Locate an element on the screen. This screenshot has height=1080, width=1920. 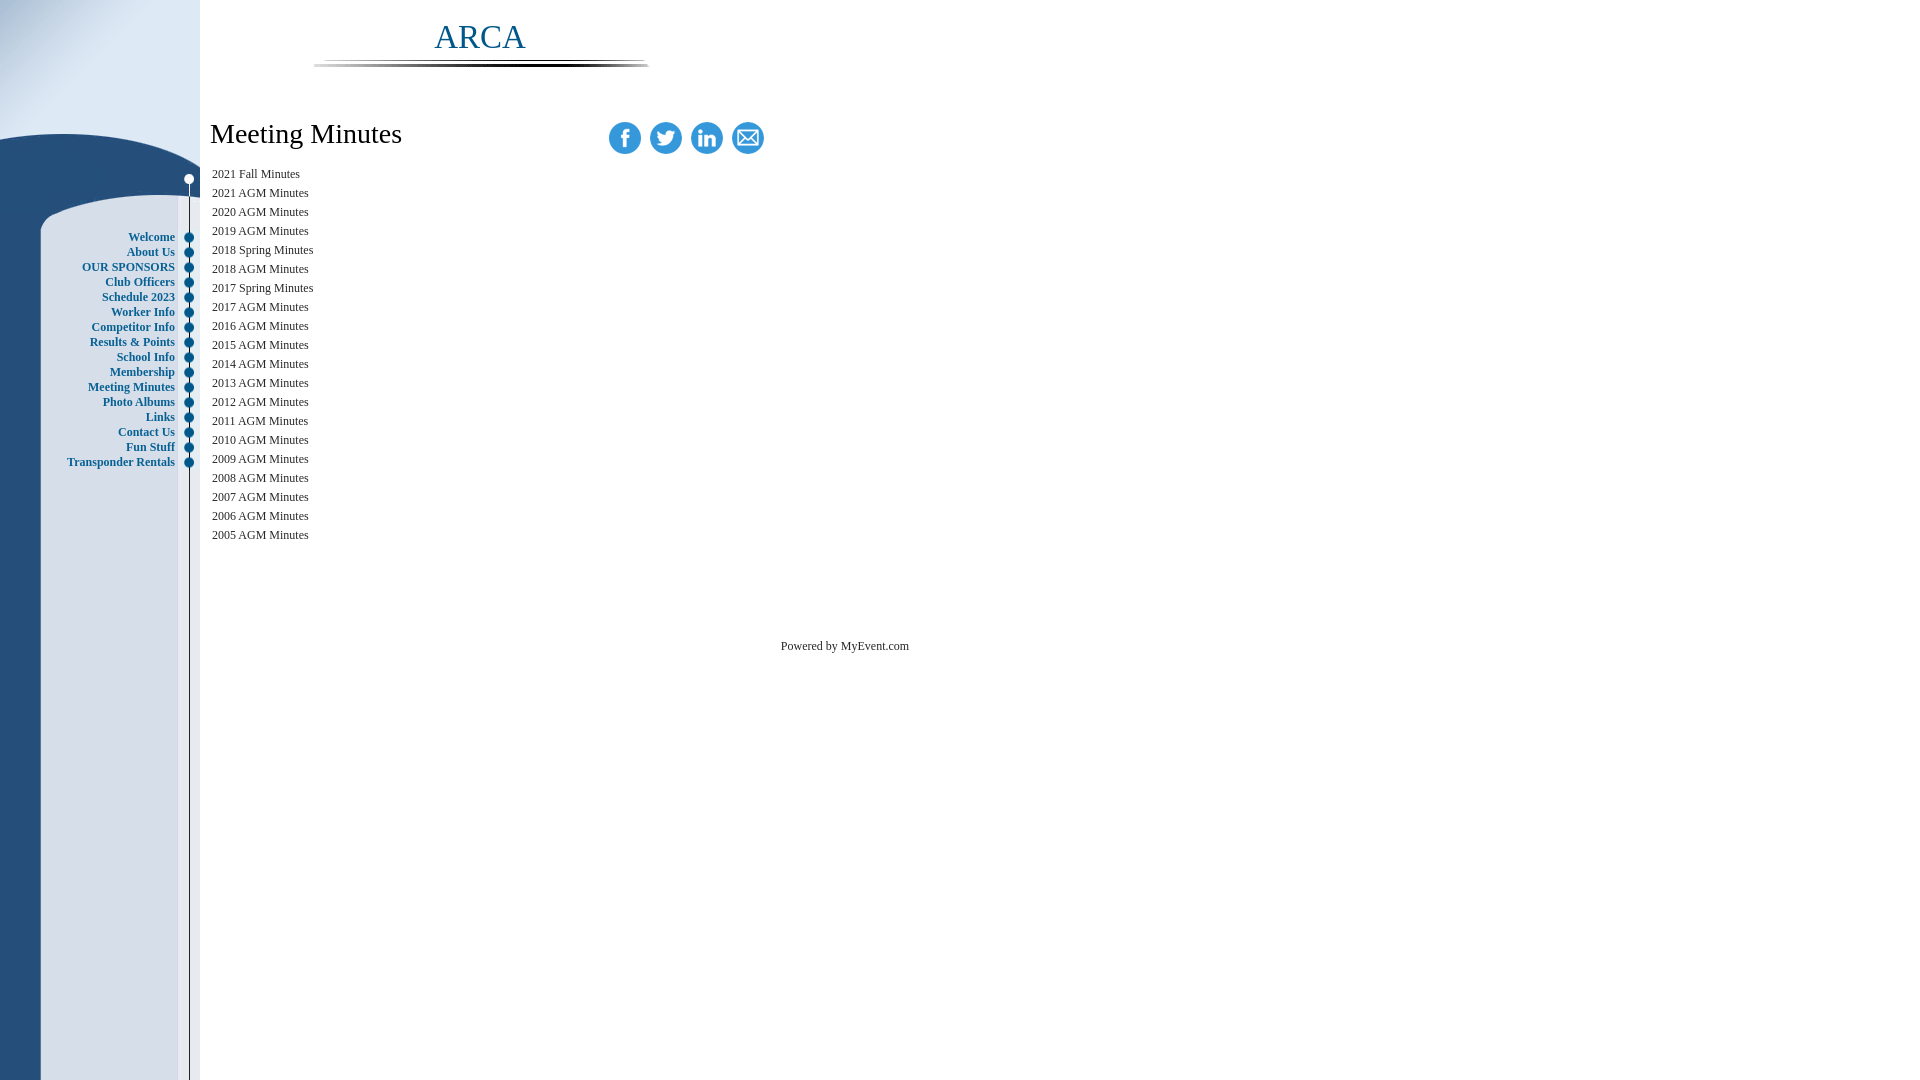
'2006 AGM Minutes' is located at coordinates (259, 515).